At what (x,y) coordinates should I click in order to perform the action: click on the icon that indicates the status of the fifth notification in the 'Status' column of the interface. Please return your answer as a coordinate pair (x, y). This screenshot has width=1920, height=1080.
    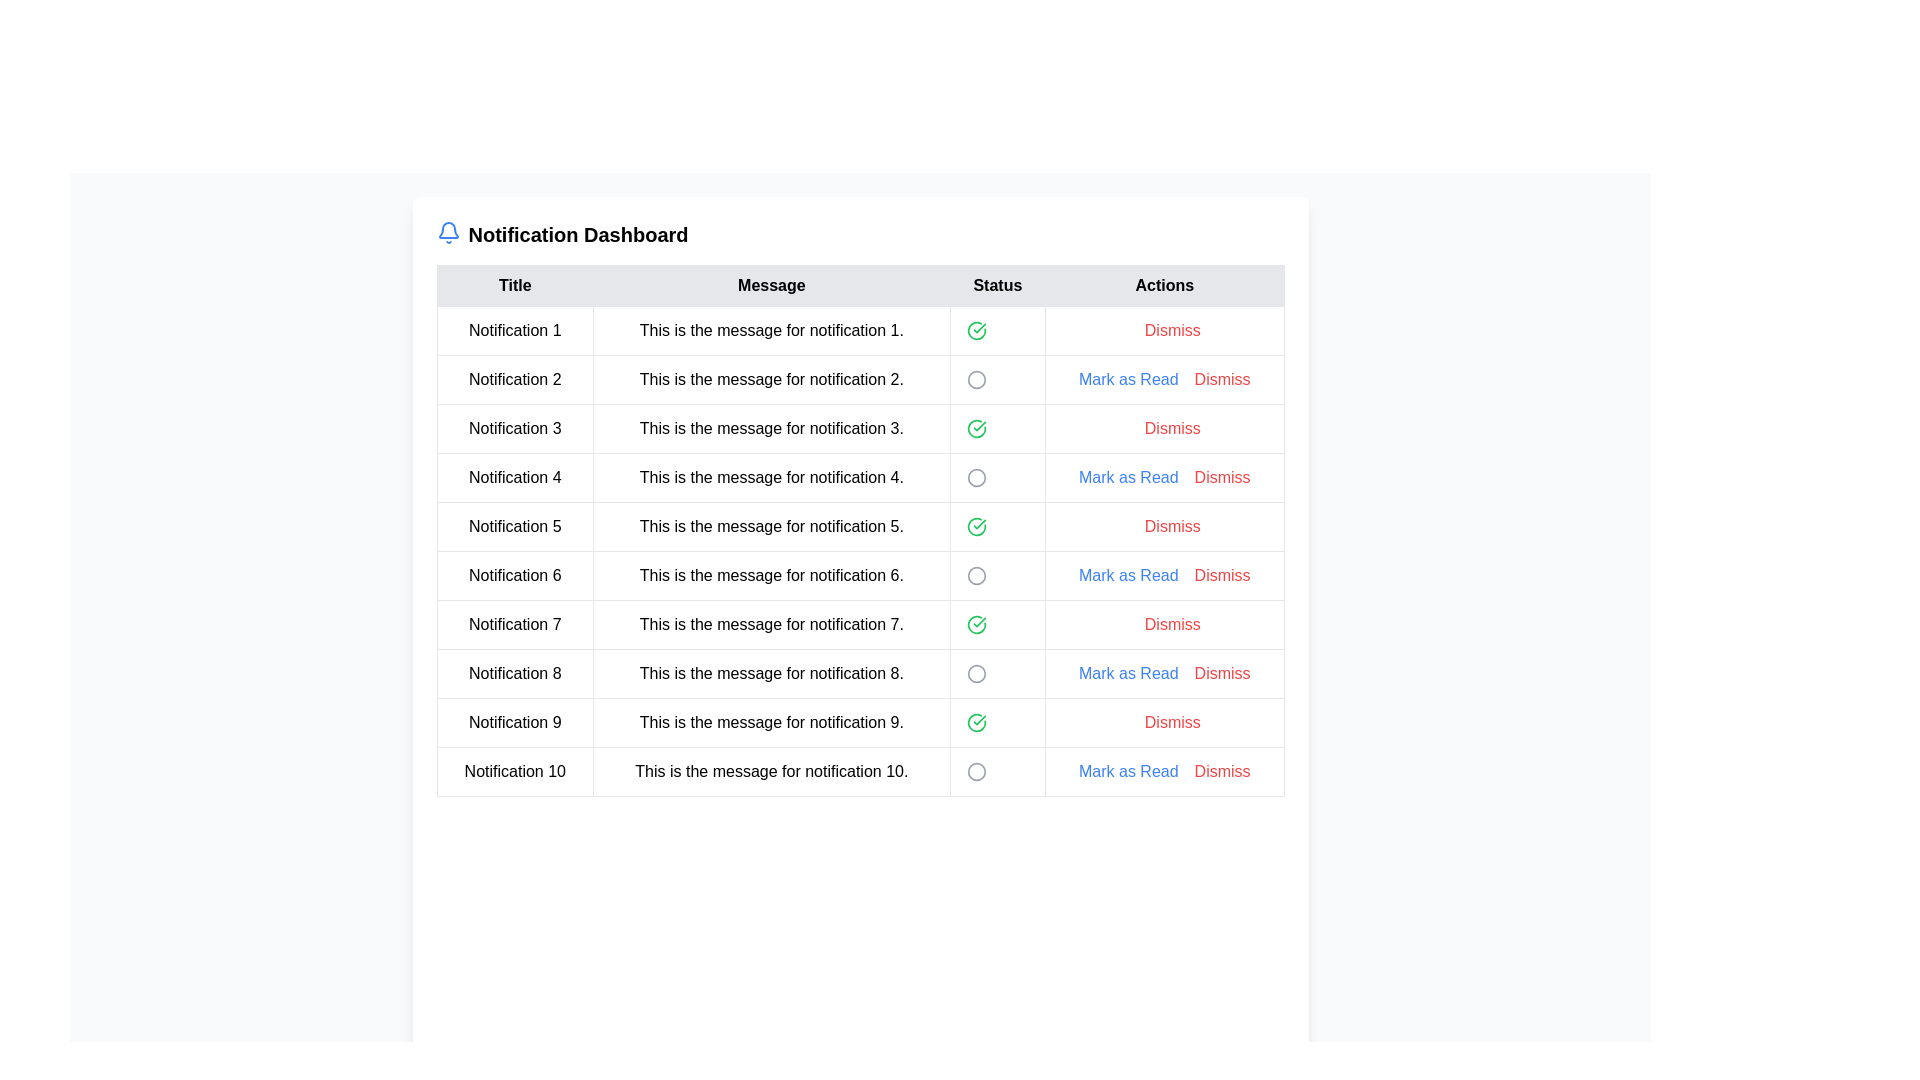
    Looking at the image, I should click on (976, 526).